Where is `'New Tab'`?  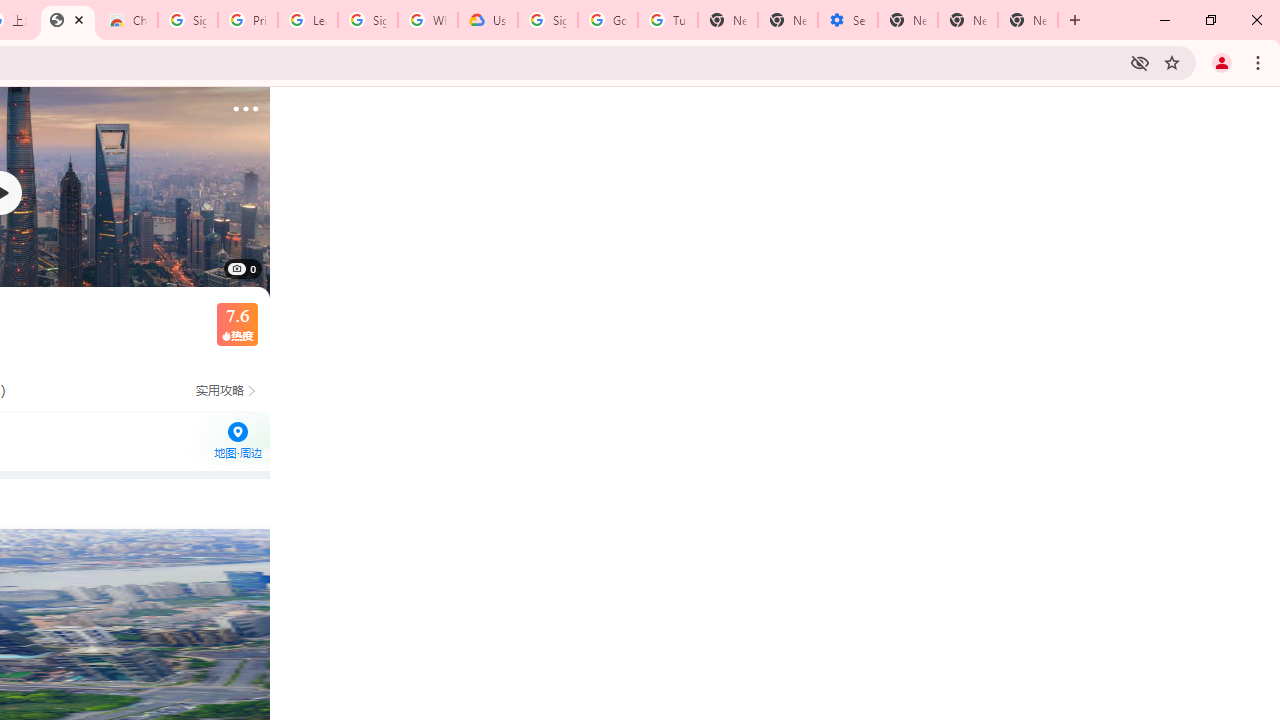 'New Tab' is located at coordinates (1028, 20).